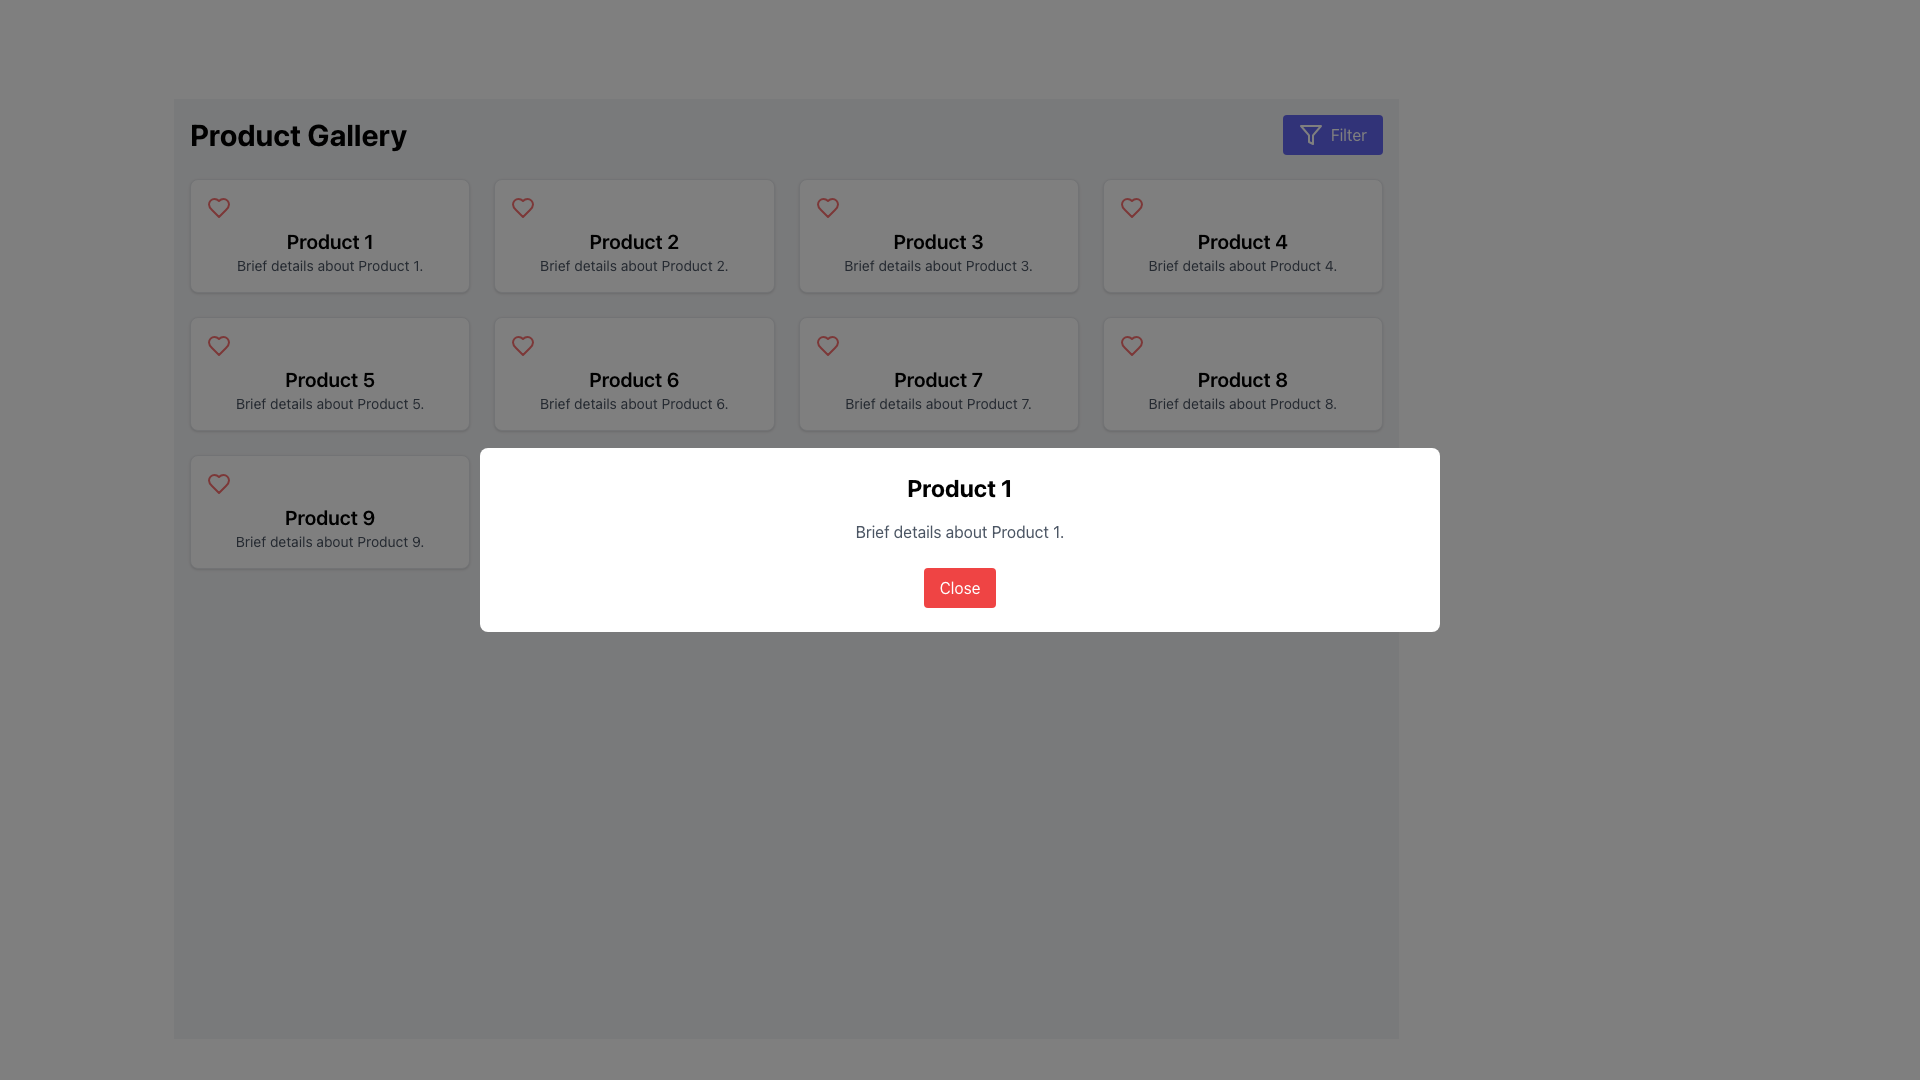 The image size is (1920, 1080). What do you see at coordinates (1310, 135) in the screenshot?
I see `the filter icon located in the top-right corner of the 'Filter' button, which visually indicates filtering options` at bounding box center [1310, 135].